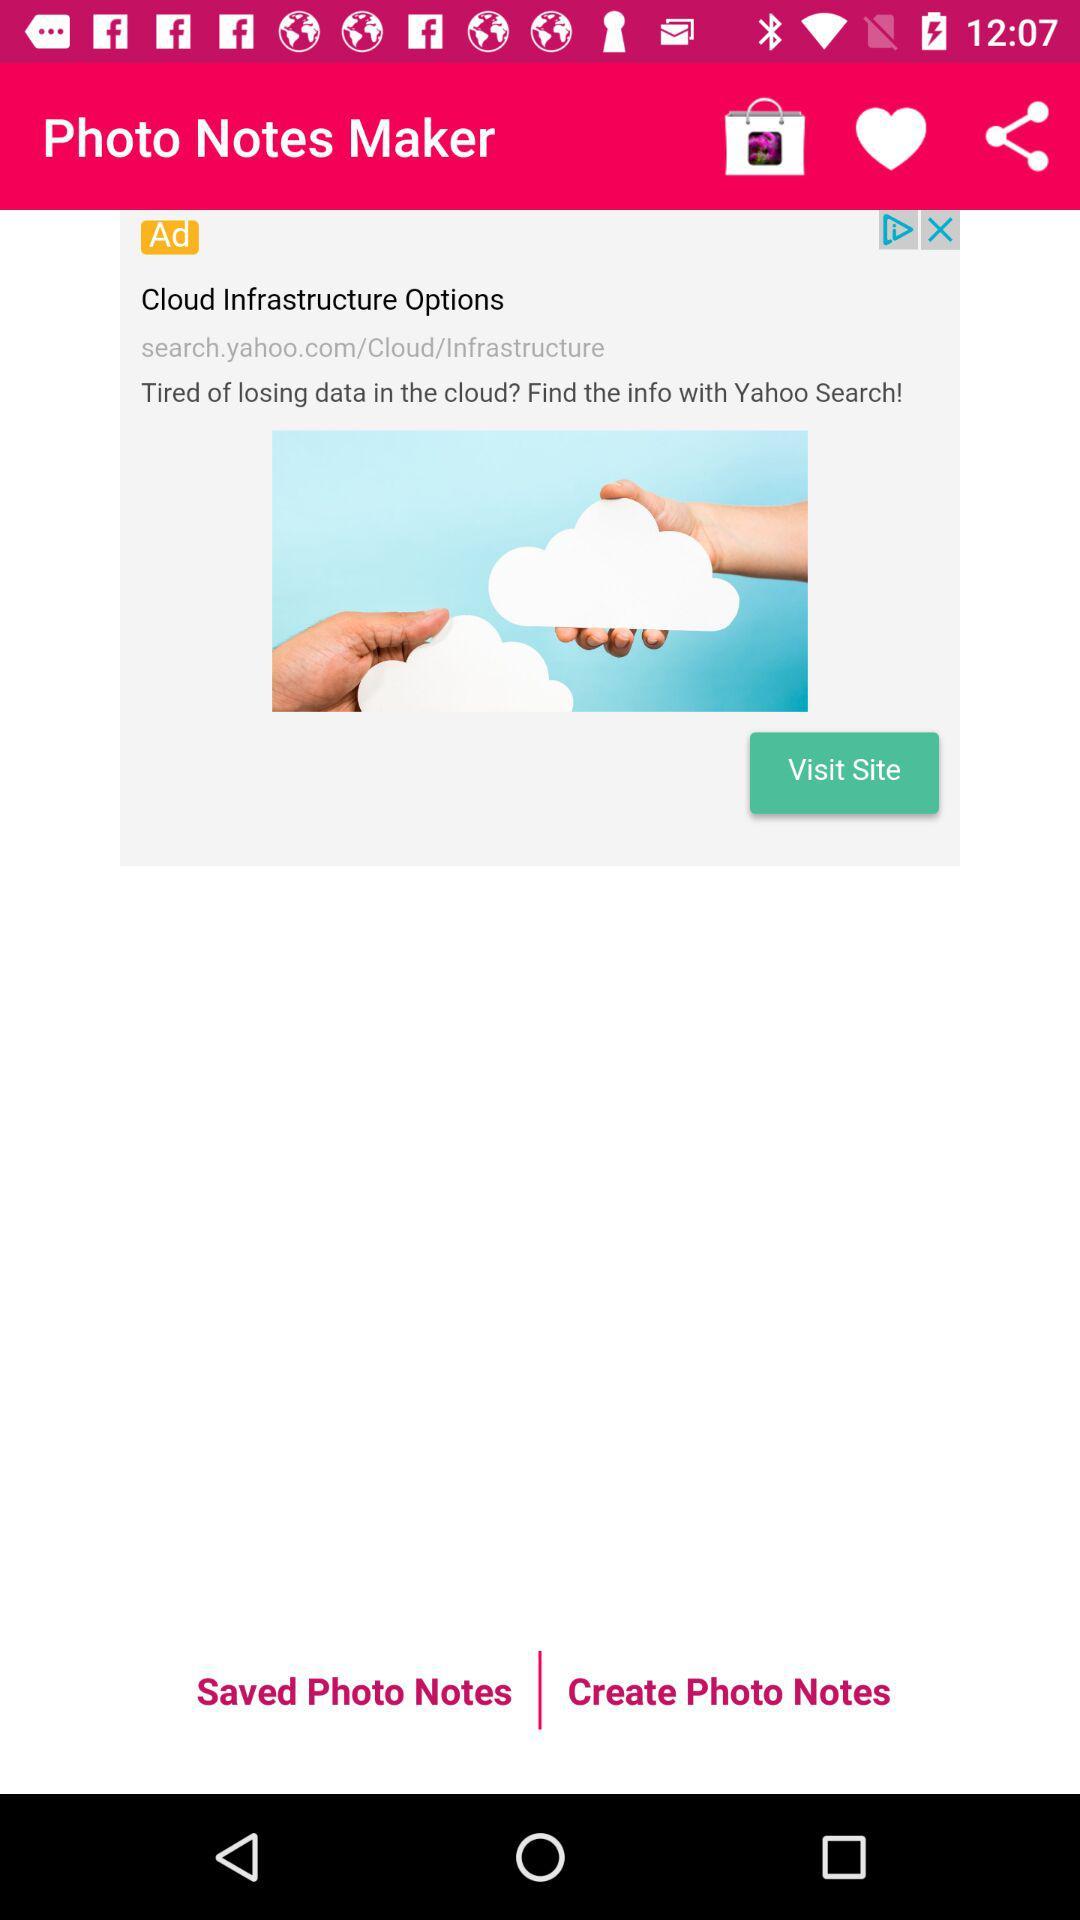 Image resolution: width=1080 pixels, height=1920 pixels. What do you see at coordinates (890, 135) in the screenshot?
I see `to like` at bounding box center [890, 135].